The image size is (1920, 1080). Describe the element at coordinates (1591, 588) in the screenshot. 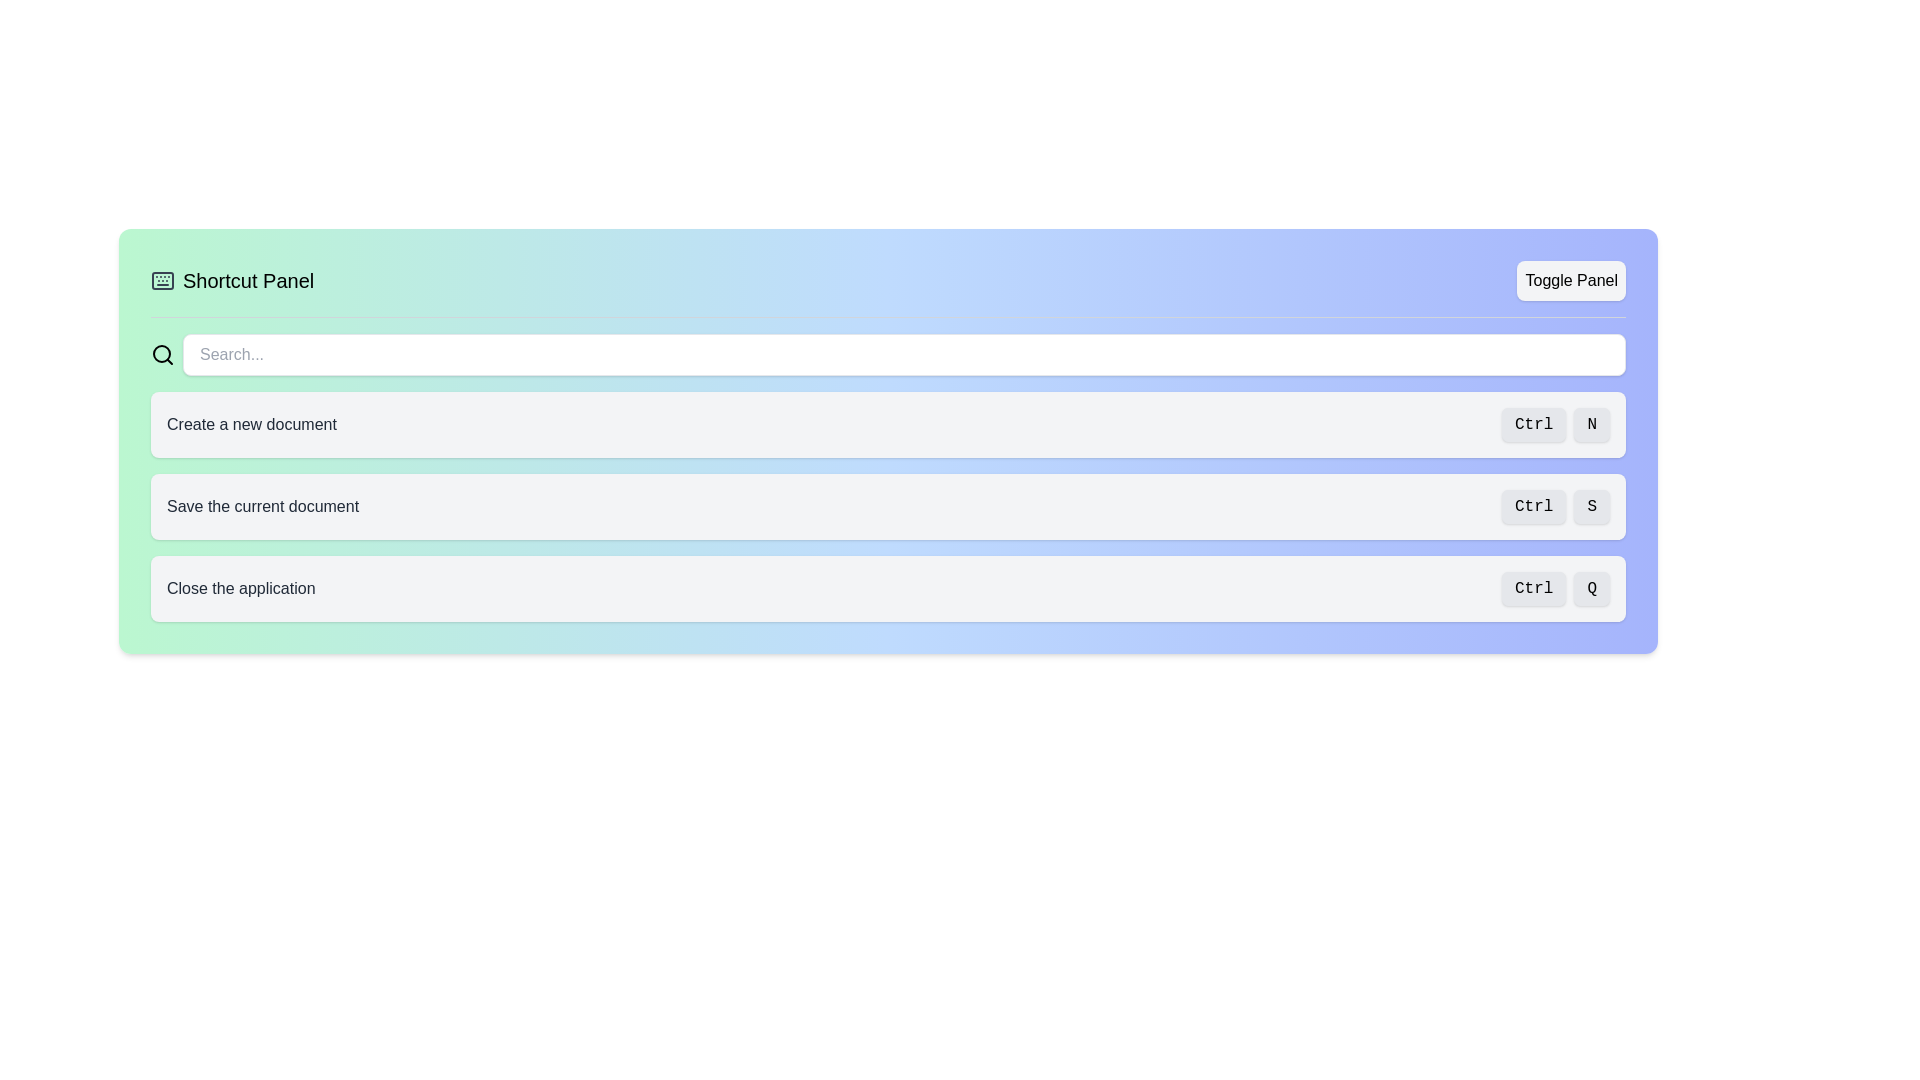

I see `the static UI label styled as a button with the text 'Q', which is a small rectangular button with a light gray background located to the right of the 'Ctrl' button on the same line as 'Close the application'` at that location.